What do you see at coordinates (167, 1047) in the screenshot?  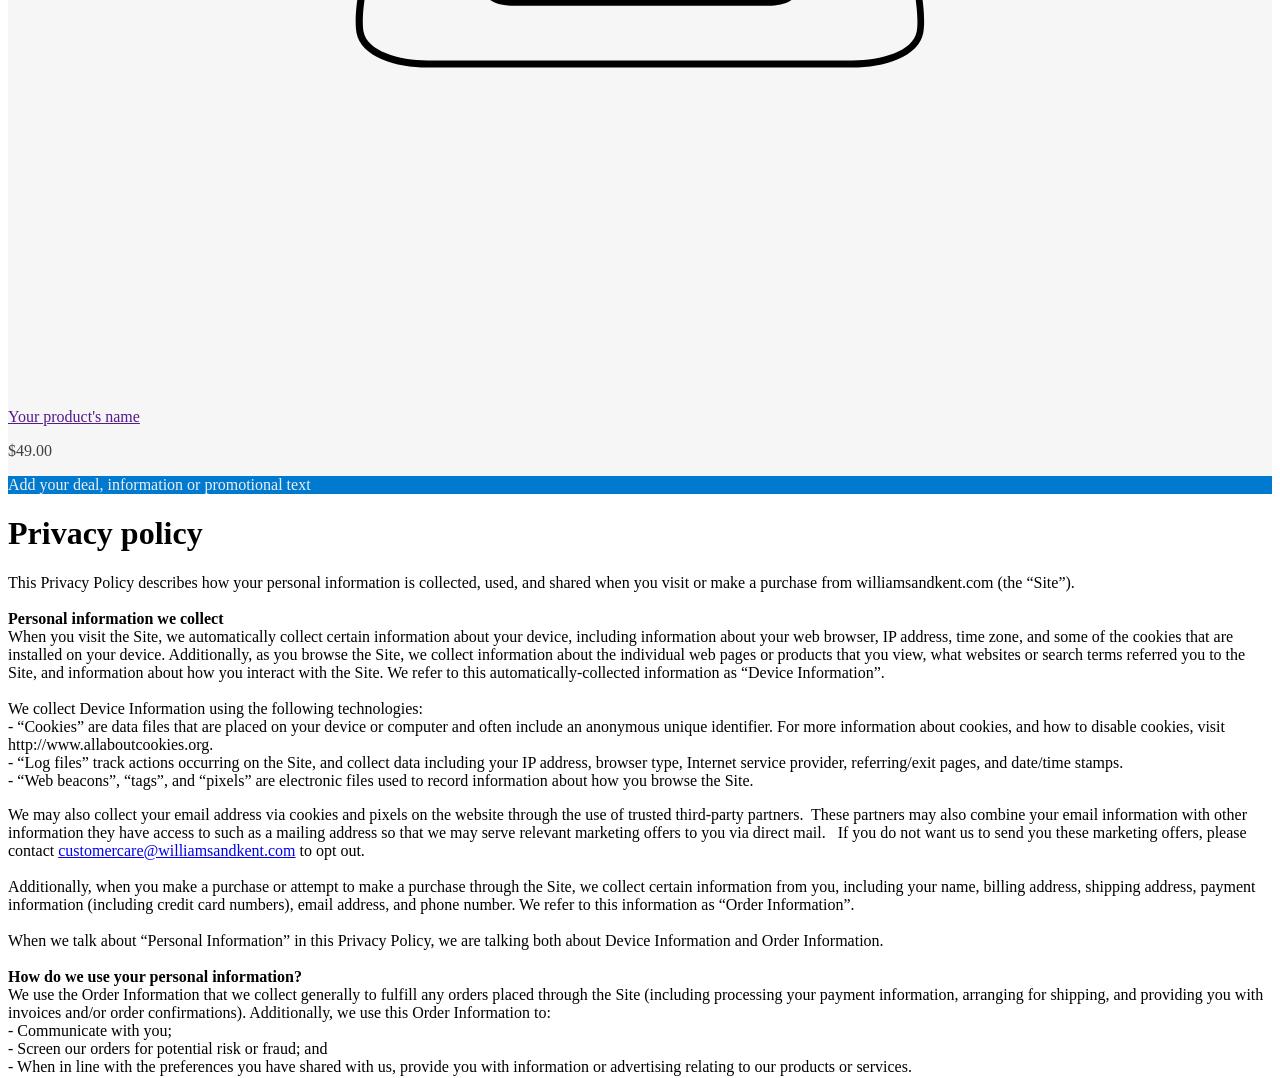 I see `'- Screen our orders for potential risk or fraud; and'` at bounding box center [167, 1047].